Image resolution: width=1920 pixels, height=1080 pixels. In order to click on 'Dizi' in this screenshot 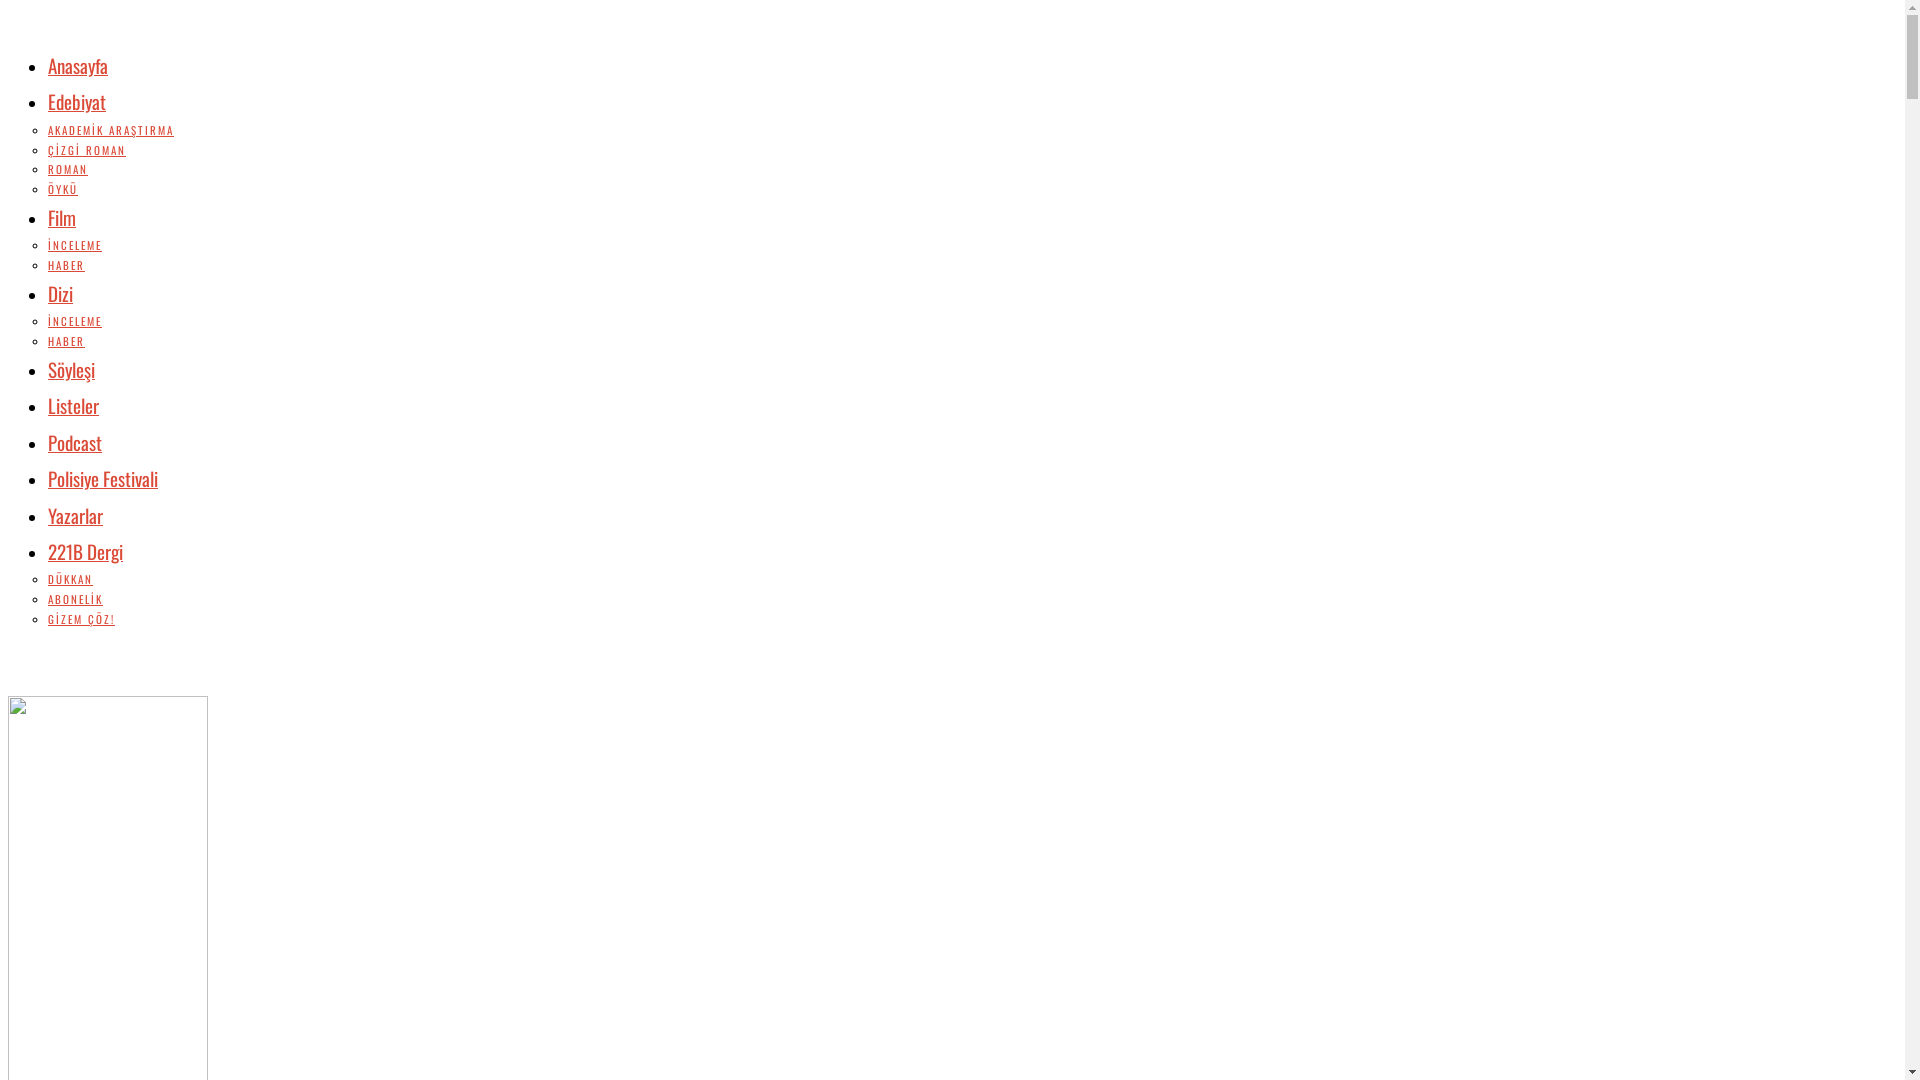, I will do `click(60, 293)`.